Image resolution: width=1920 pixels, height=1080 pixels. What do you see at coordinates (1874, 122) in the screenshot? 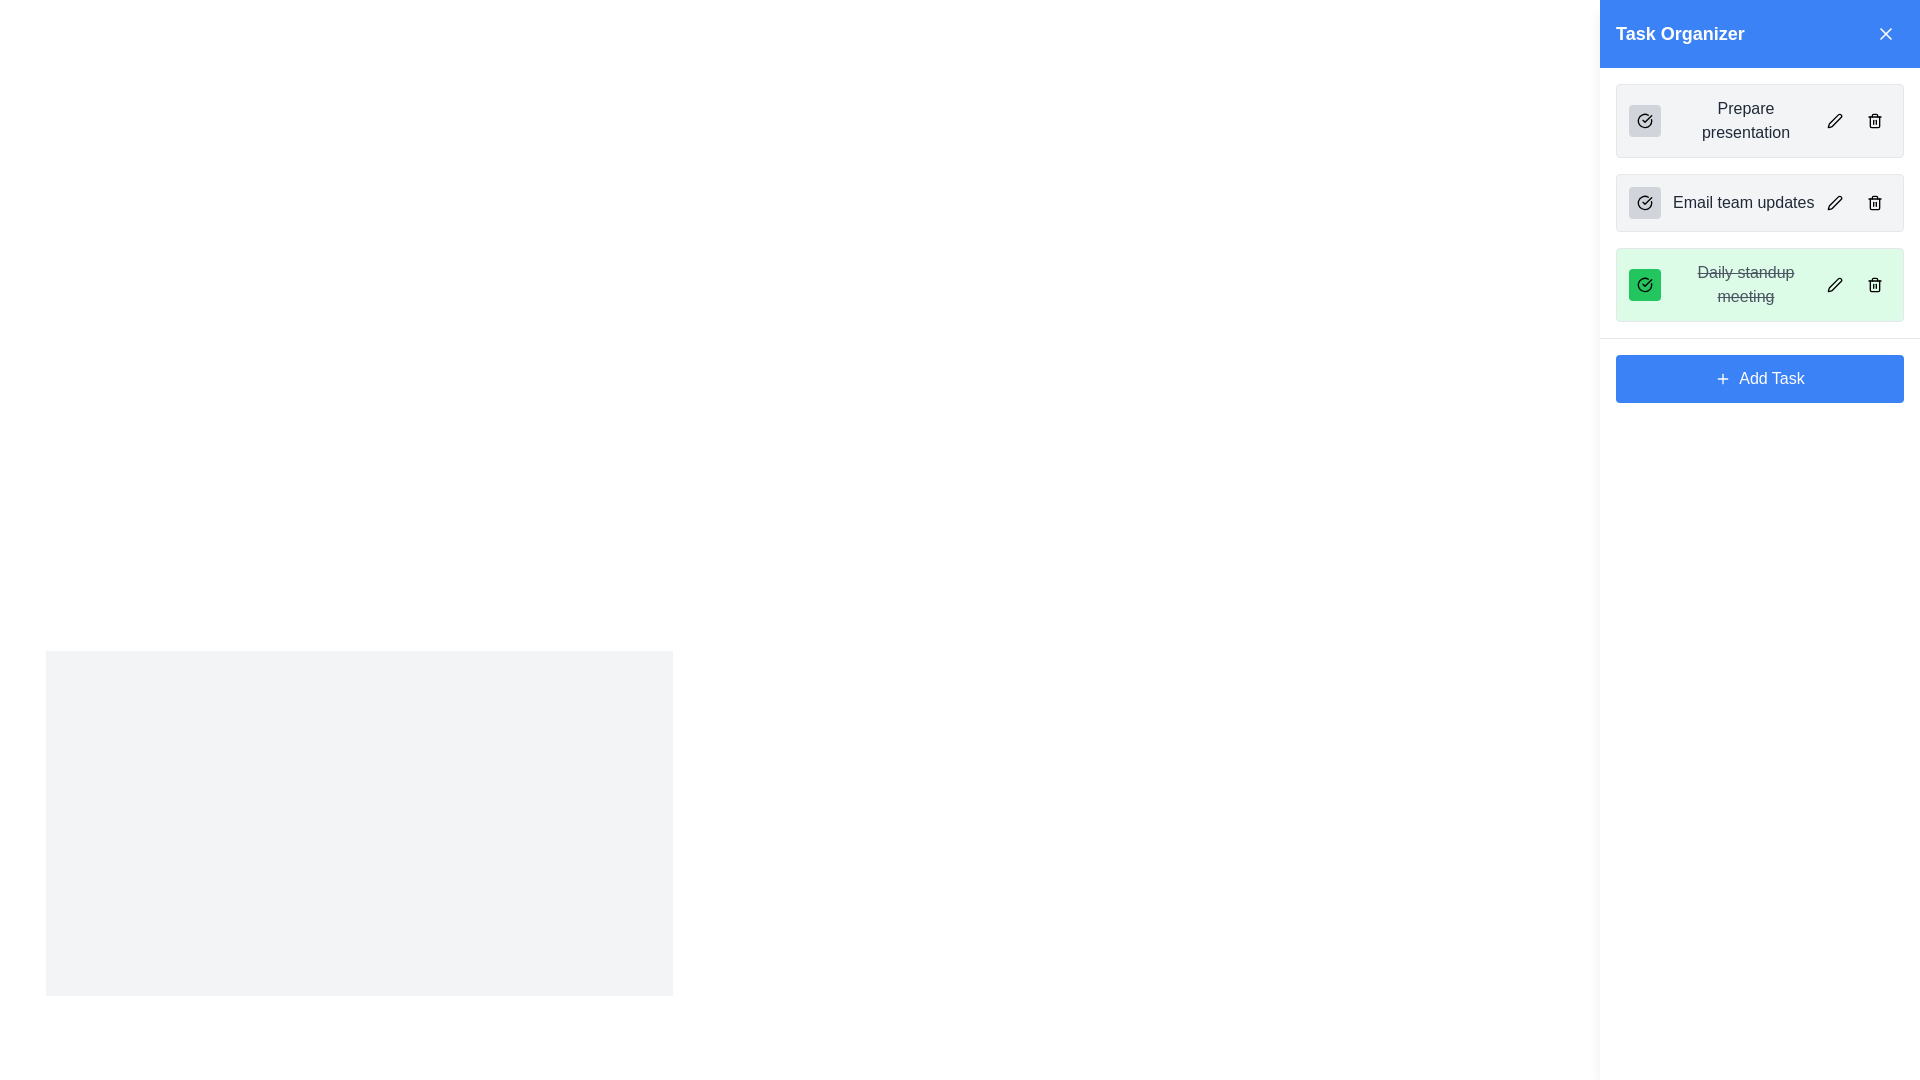
I see `the trash can icon button located in the 'Task Organizer' UI section on the right-side toolbar` at bounding box center [1874, 122].